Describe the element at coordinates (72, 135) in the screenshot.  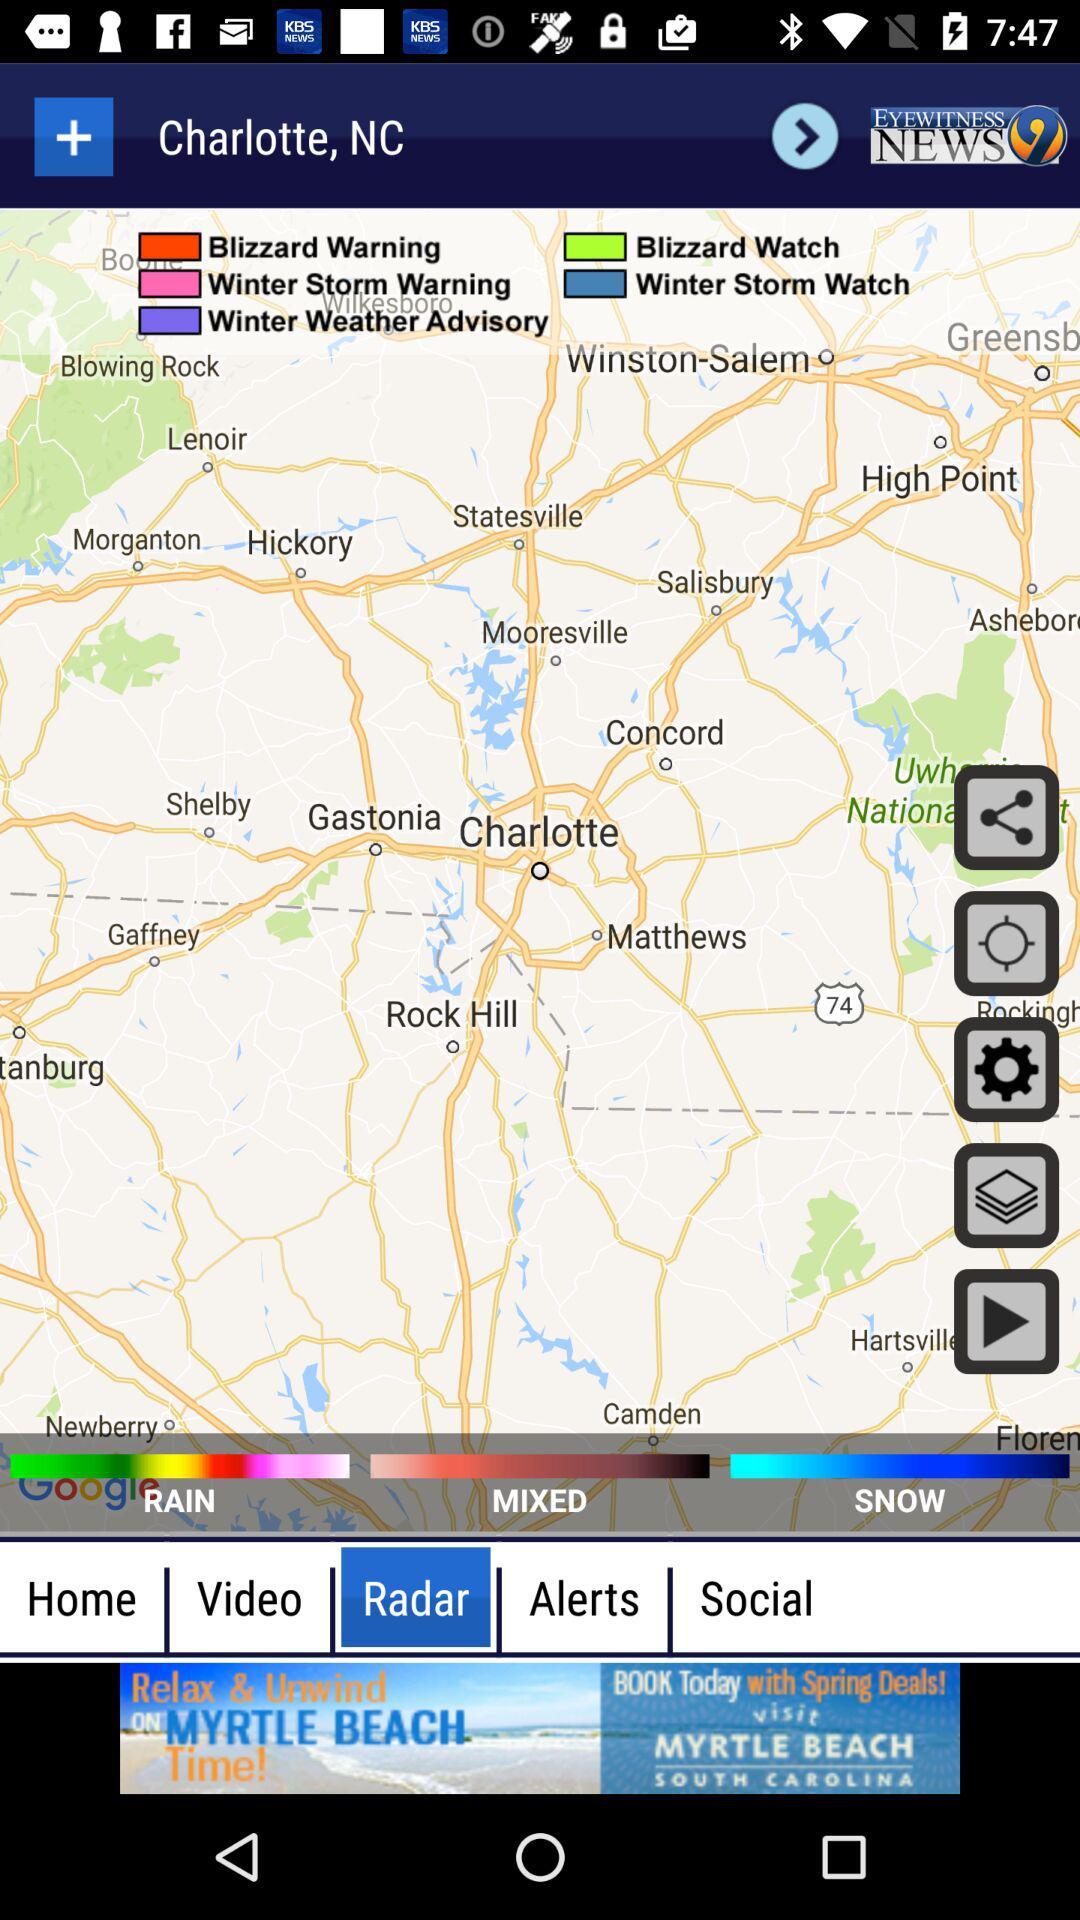
I see `radar` at that location.